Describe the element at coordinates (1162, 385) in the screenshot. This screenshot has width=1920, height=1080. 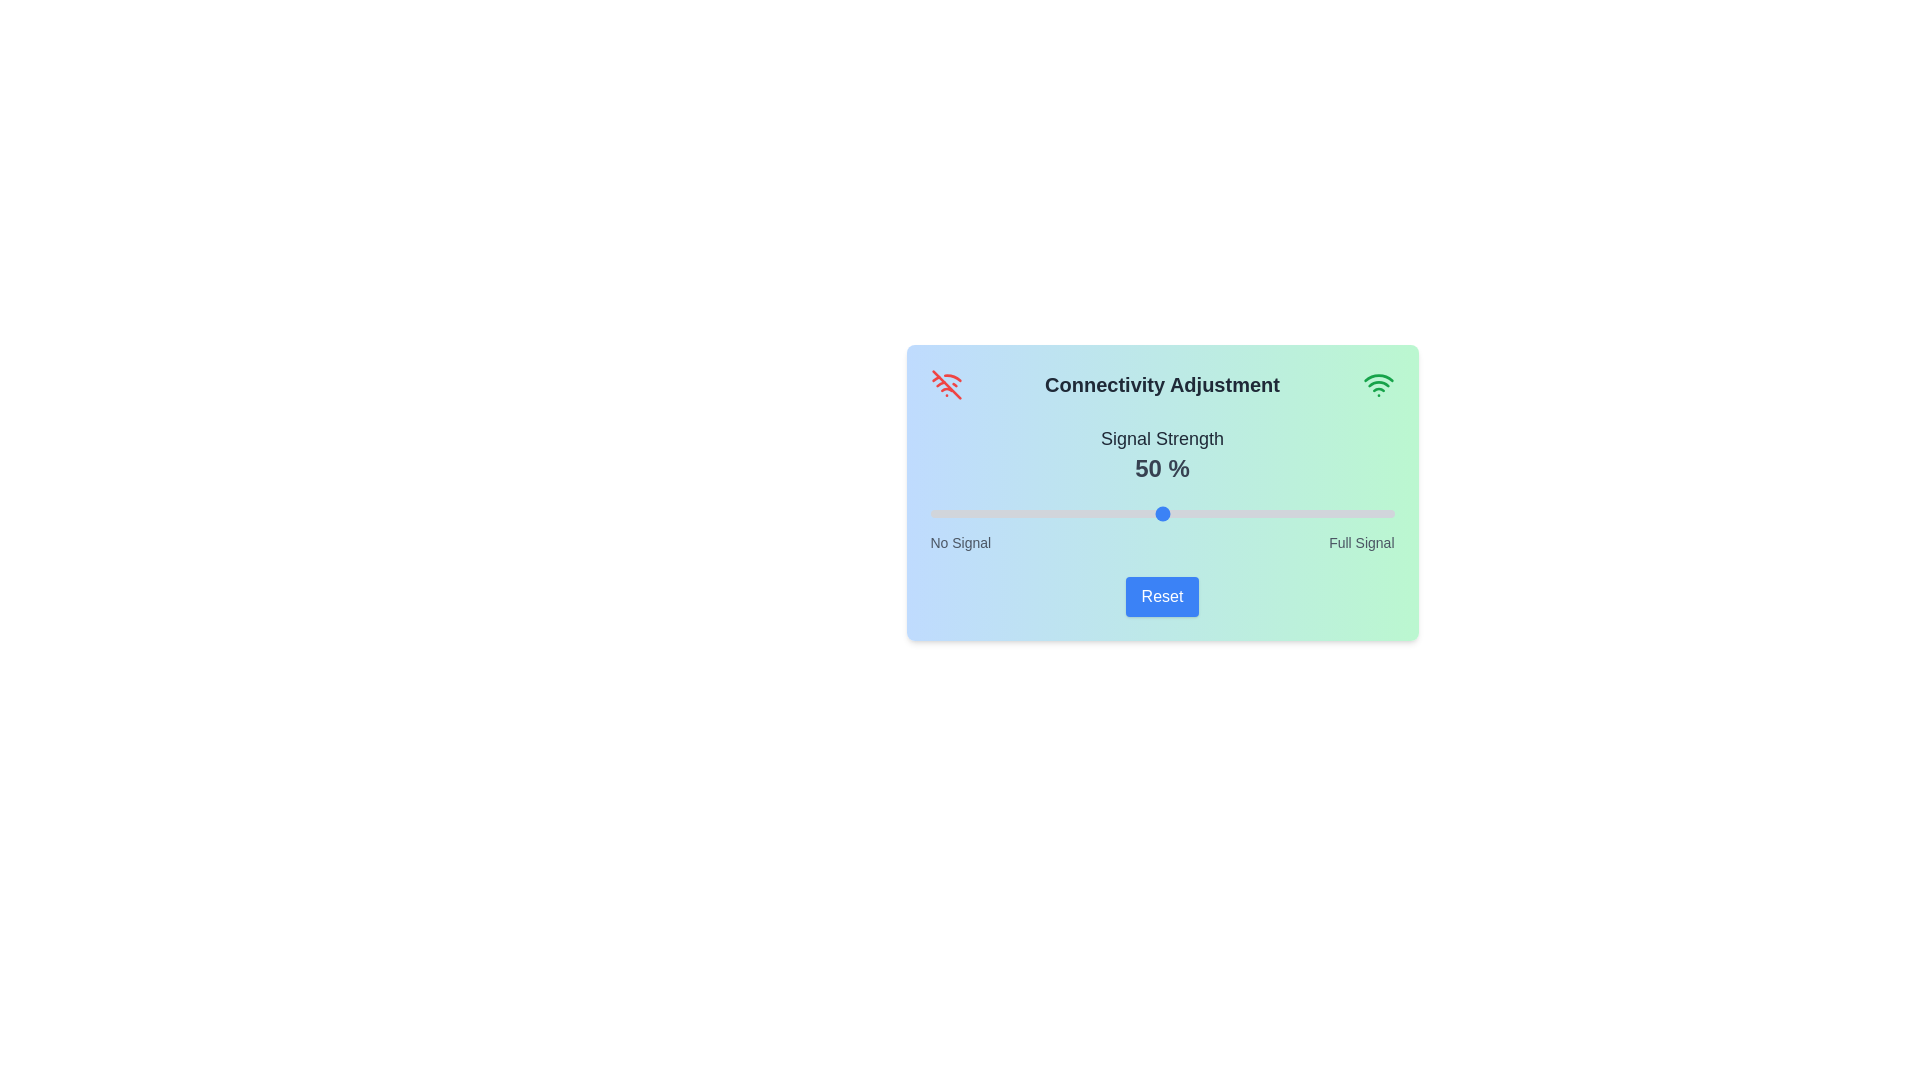
I see `the title to read its text` at that location.